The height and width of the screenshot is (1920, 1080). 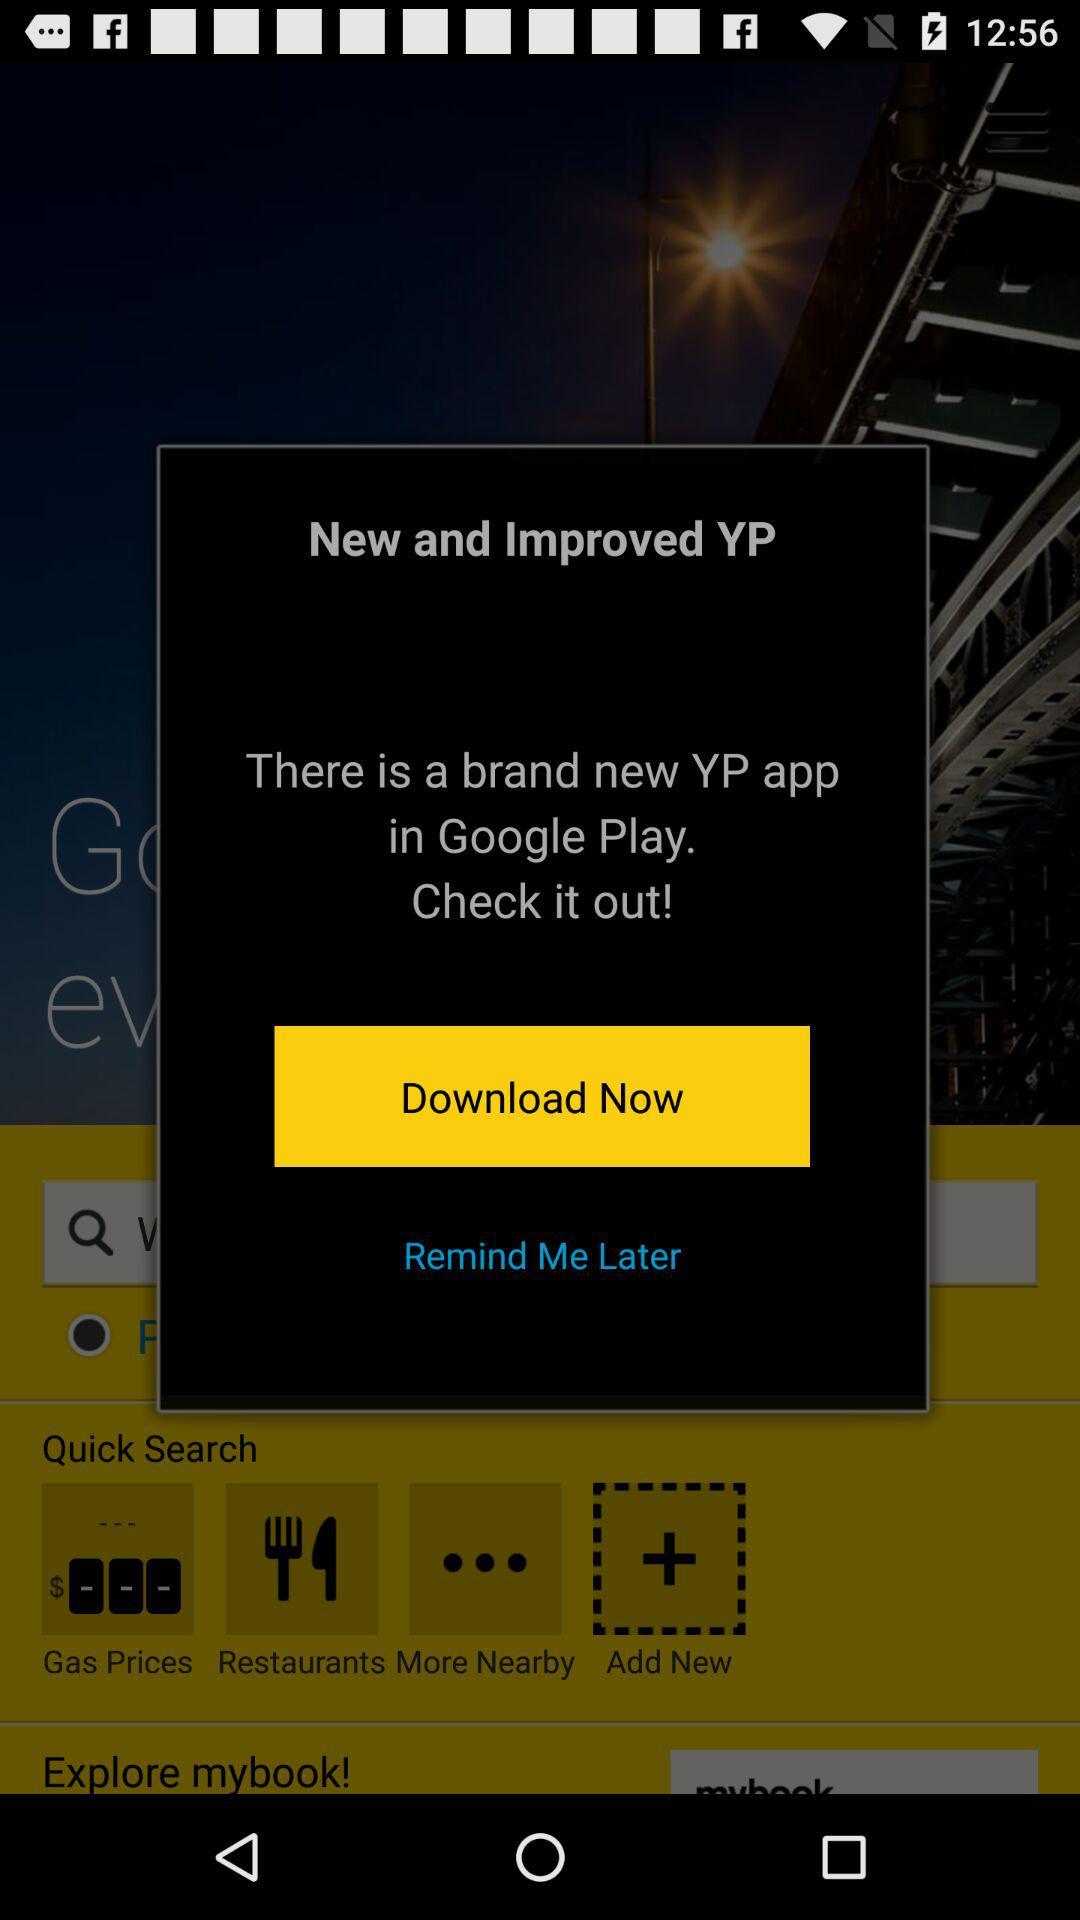 What do you see at coordinates (542, 1095) in the screenshot?
I see `app below the there is a` at bounding box center [542, 1095].